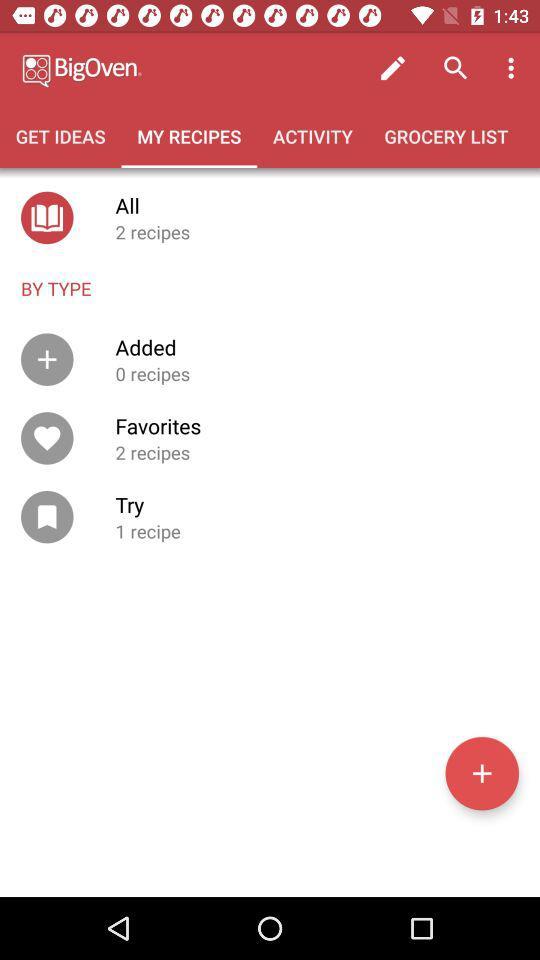 The image size is (540, 960). What do you see at coordinates (481, 772) in the screenshot?
I see `the add icon` at bounding box center [481, 772].